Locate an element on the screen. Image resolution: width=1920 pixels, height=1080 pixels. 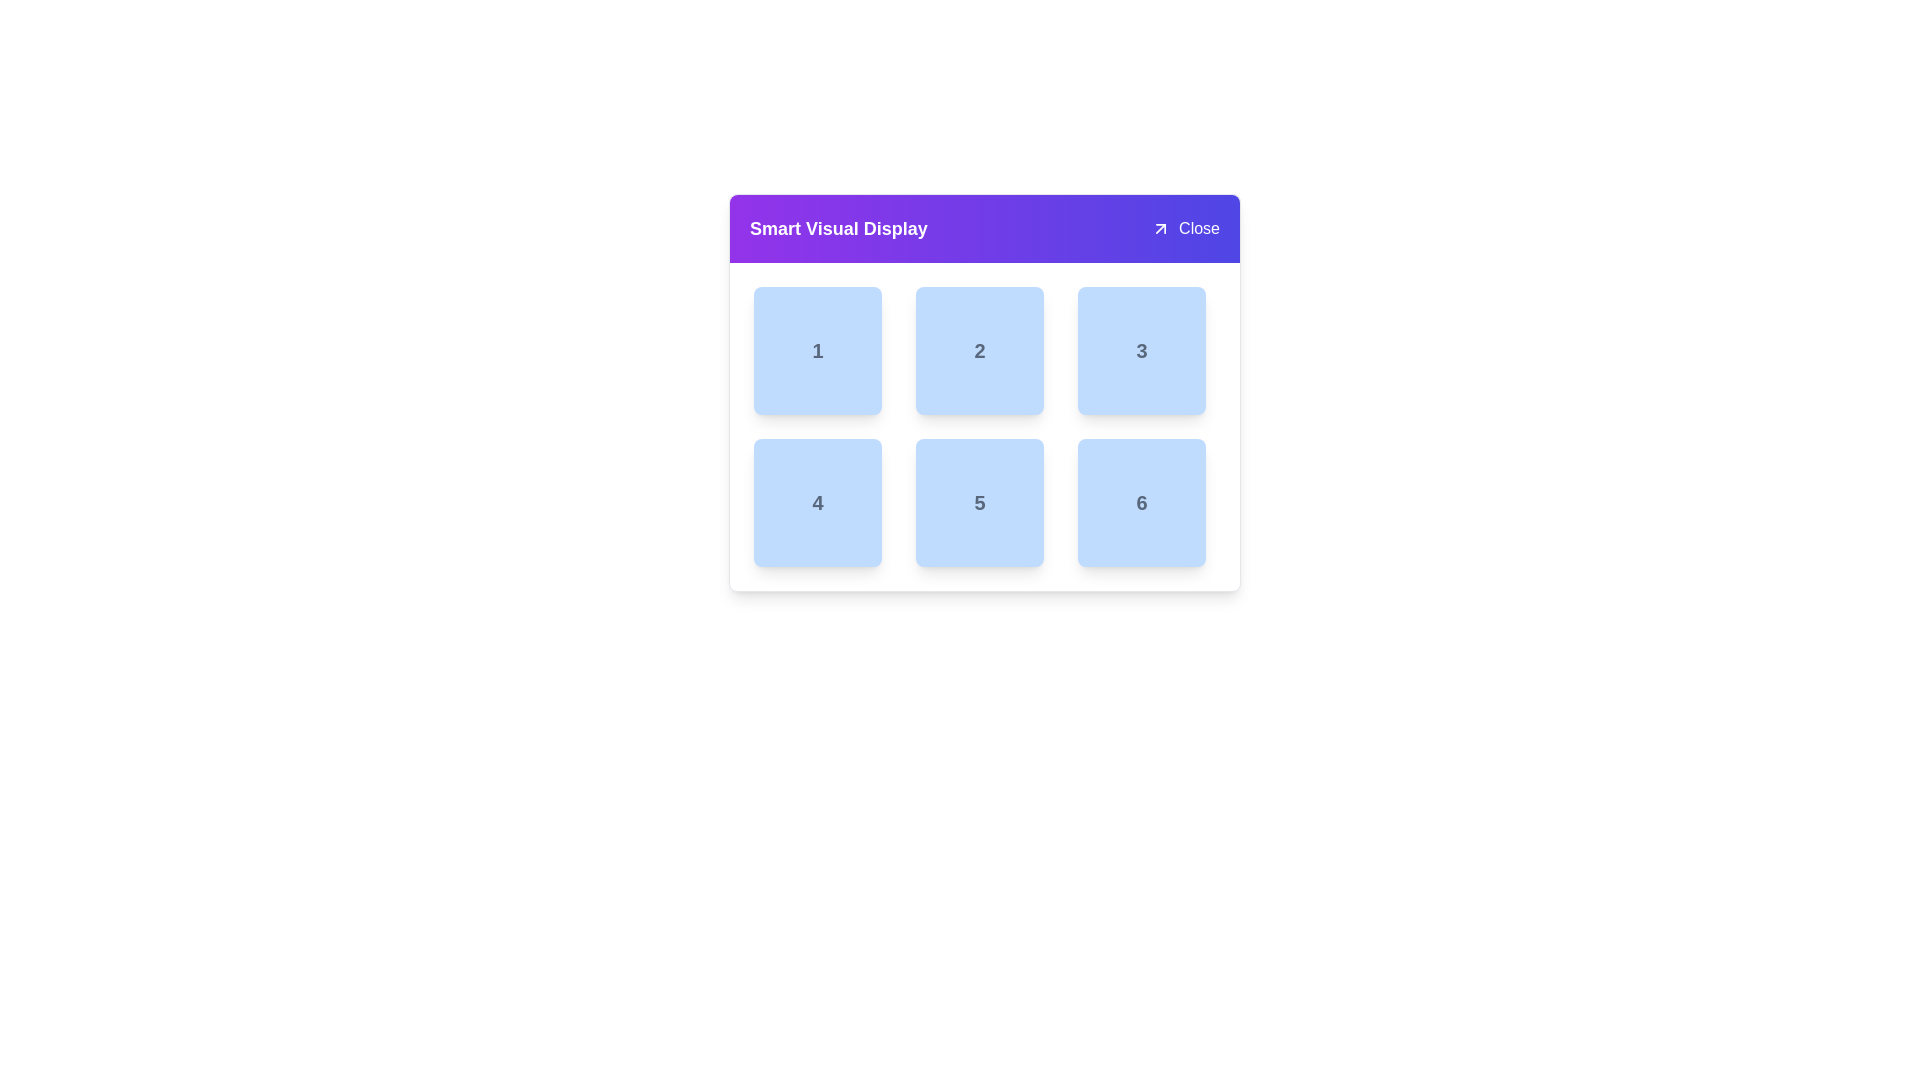
the 'Close' button located in the top-right corner of the header section, which features white bold text and an upward-right arrow icon against a gradient background is located at coordinates (1185, 227).